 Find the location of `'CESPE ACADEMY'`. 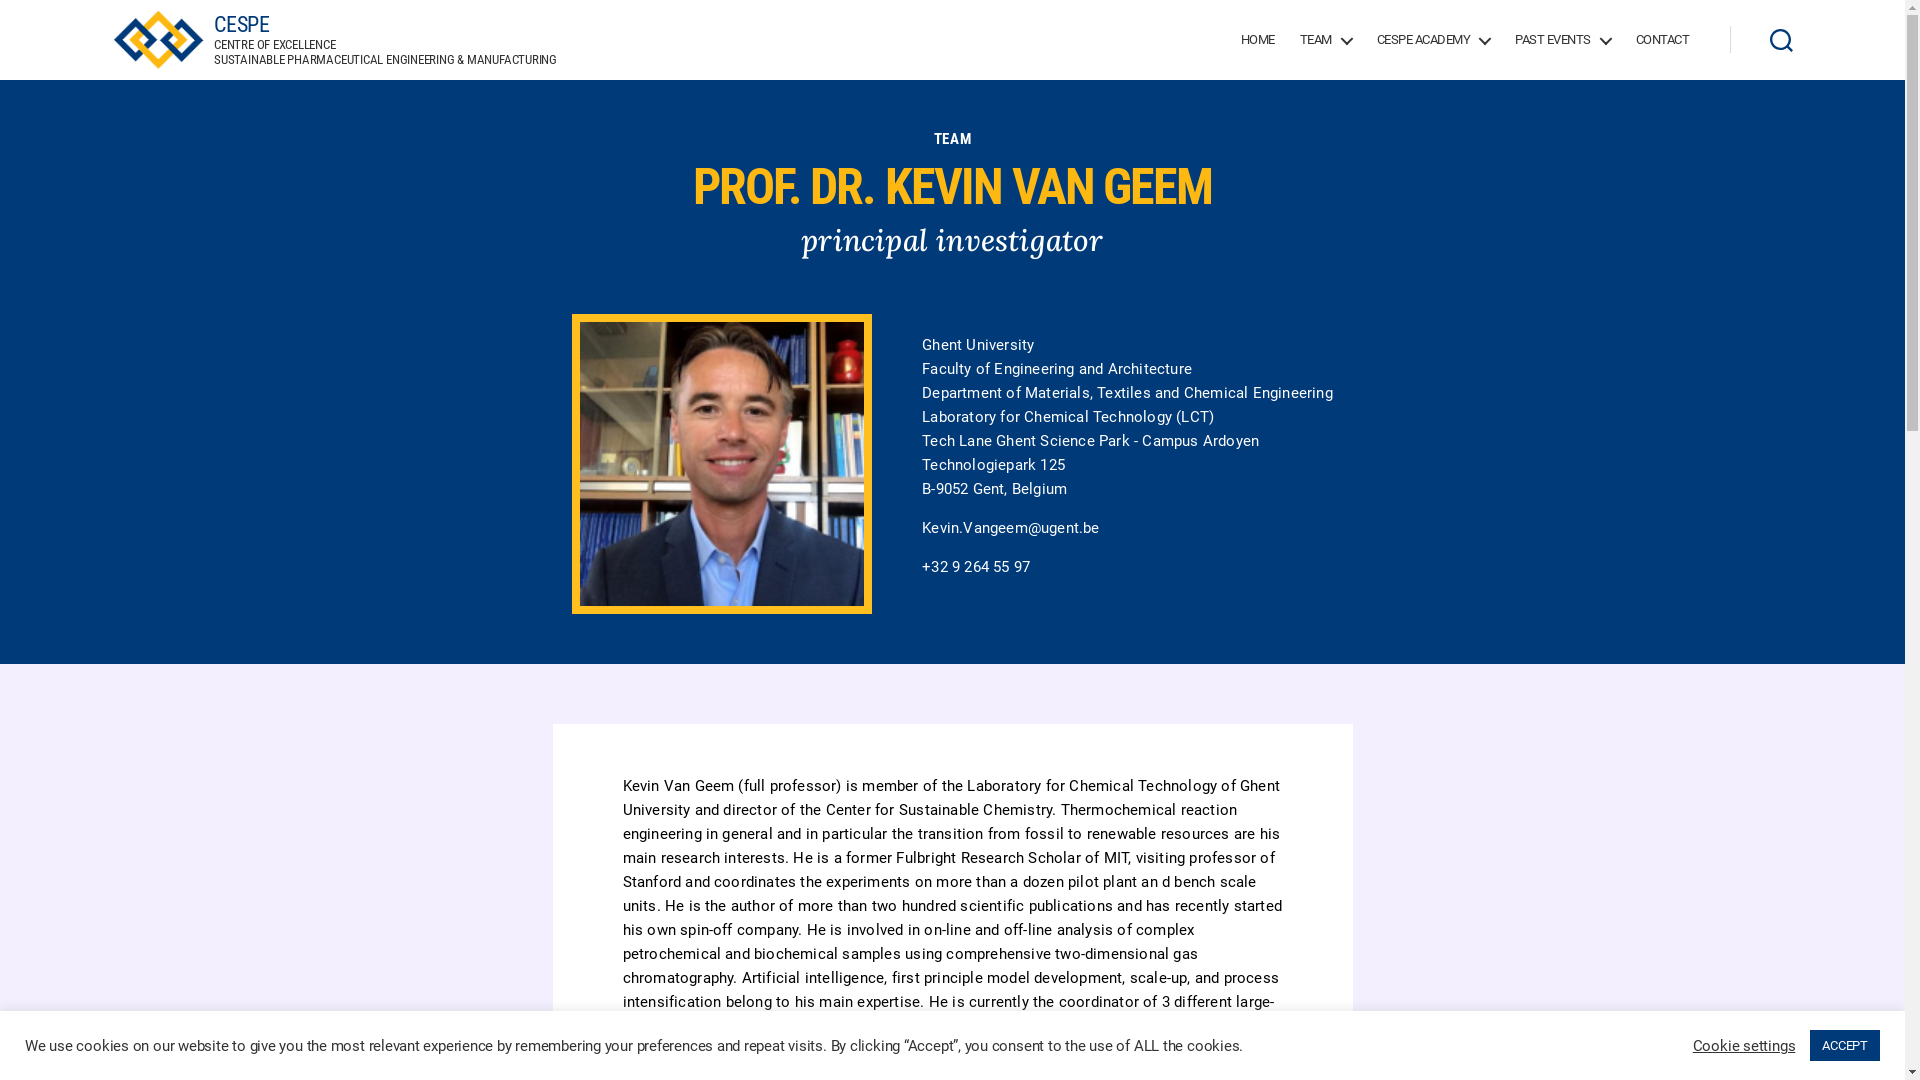

'CESPE ACADEMY' is located at coordinates (1433, 39).